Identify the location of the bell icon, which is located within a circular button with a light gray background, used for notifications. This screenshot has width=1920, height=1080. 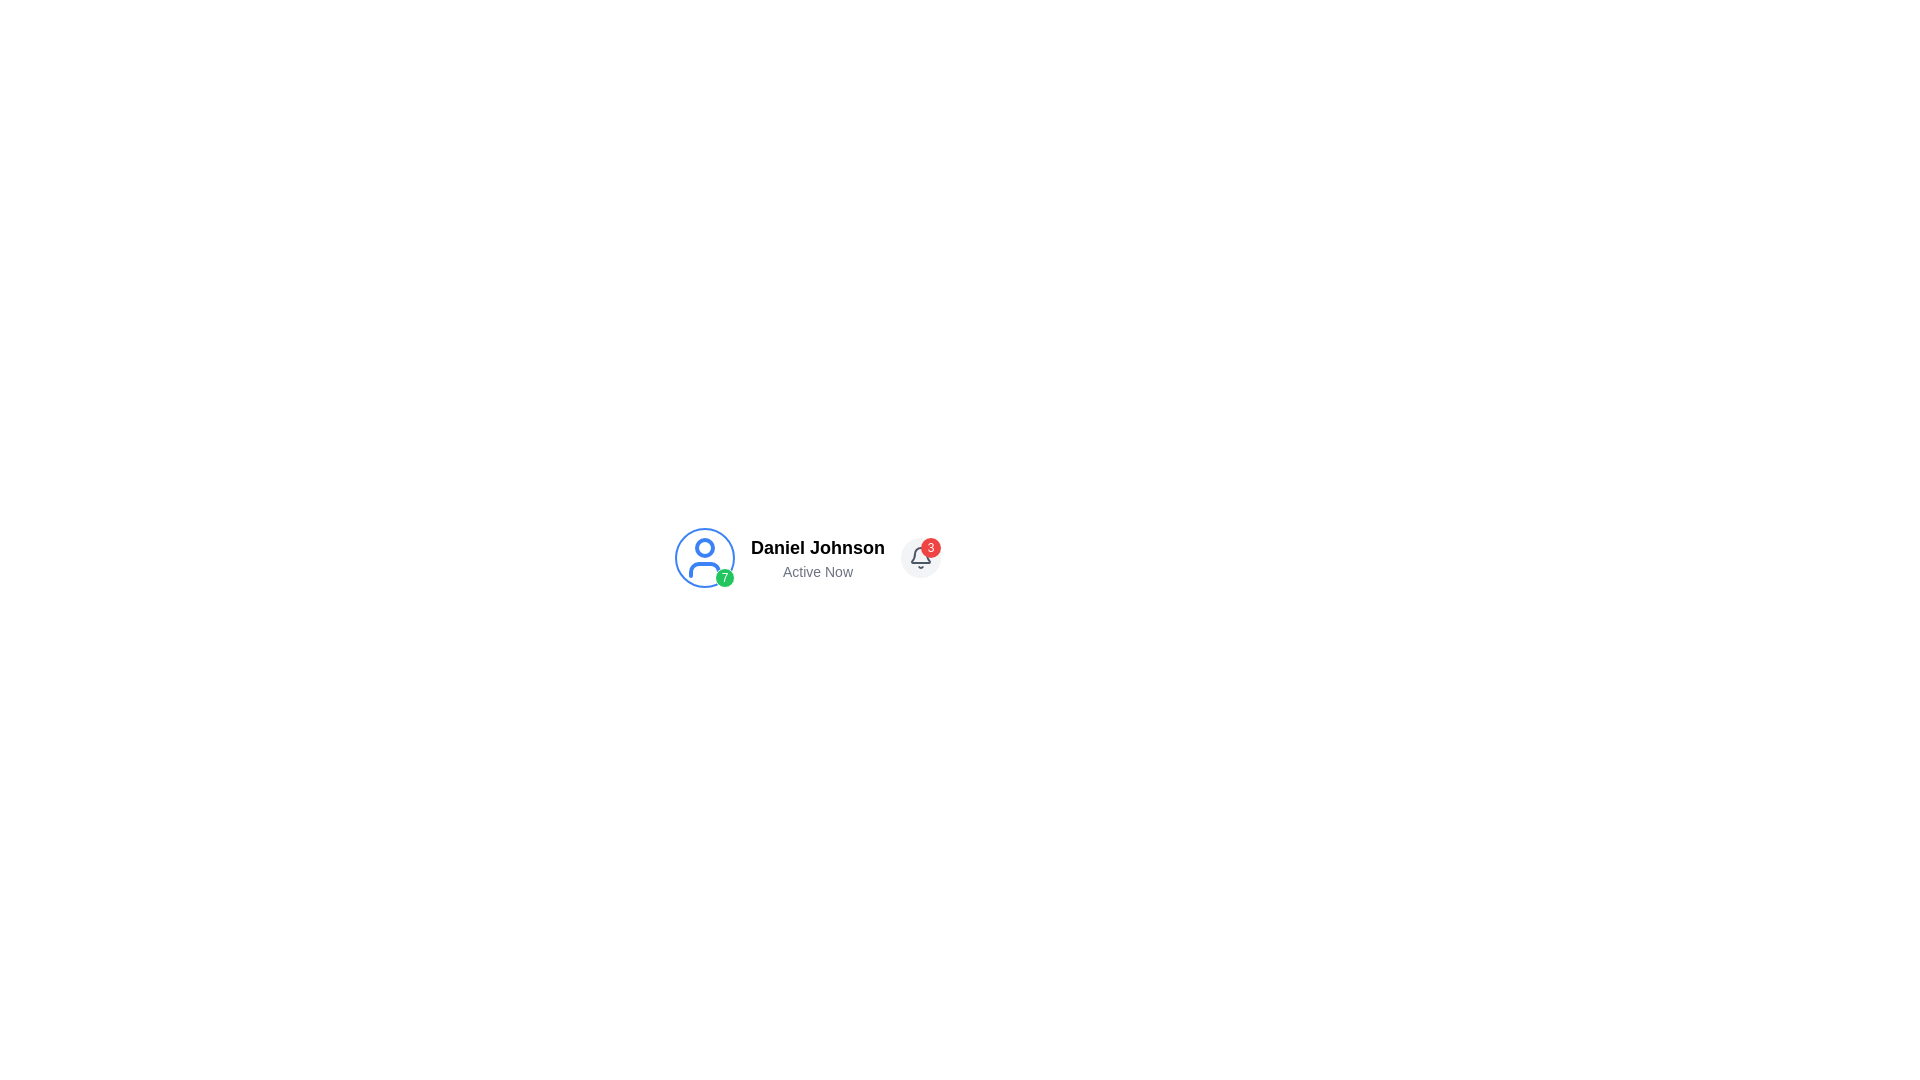
(920, 558).